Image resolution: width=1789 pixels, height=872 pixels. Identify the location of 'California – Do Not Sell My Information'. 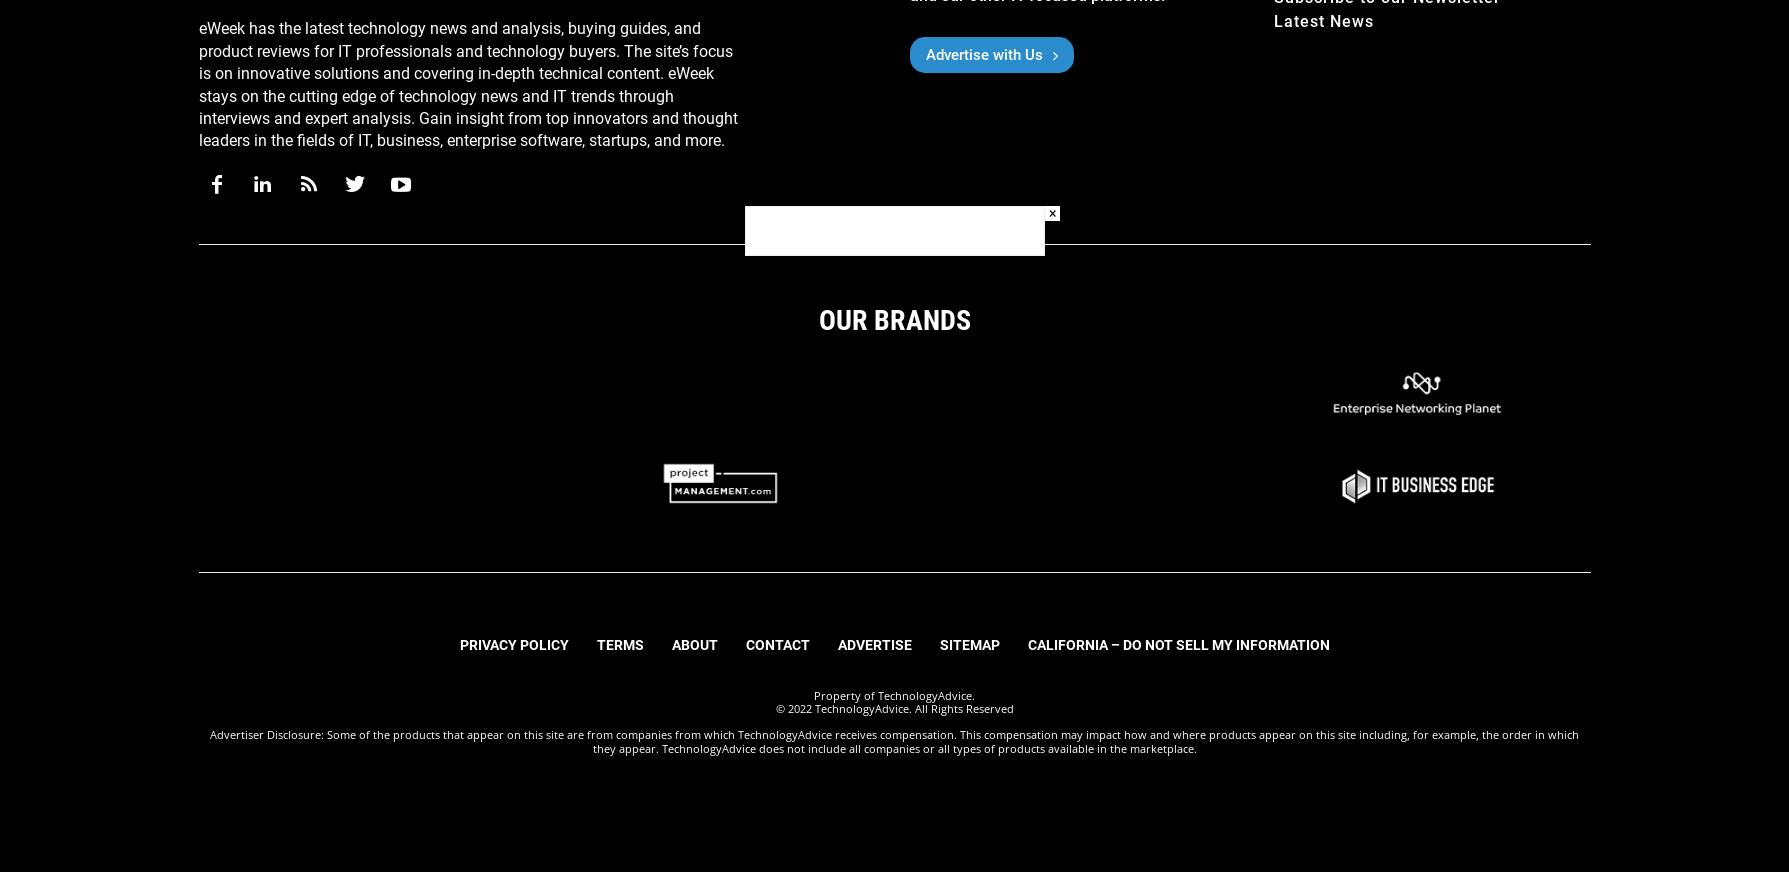
(1177, 643).